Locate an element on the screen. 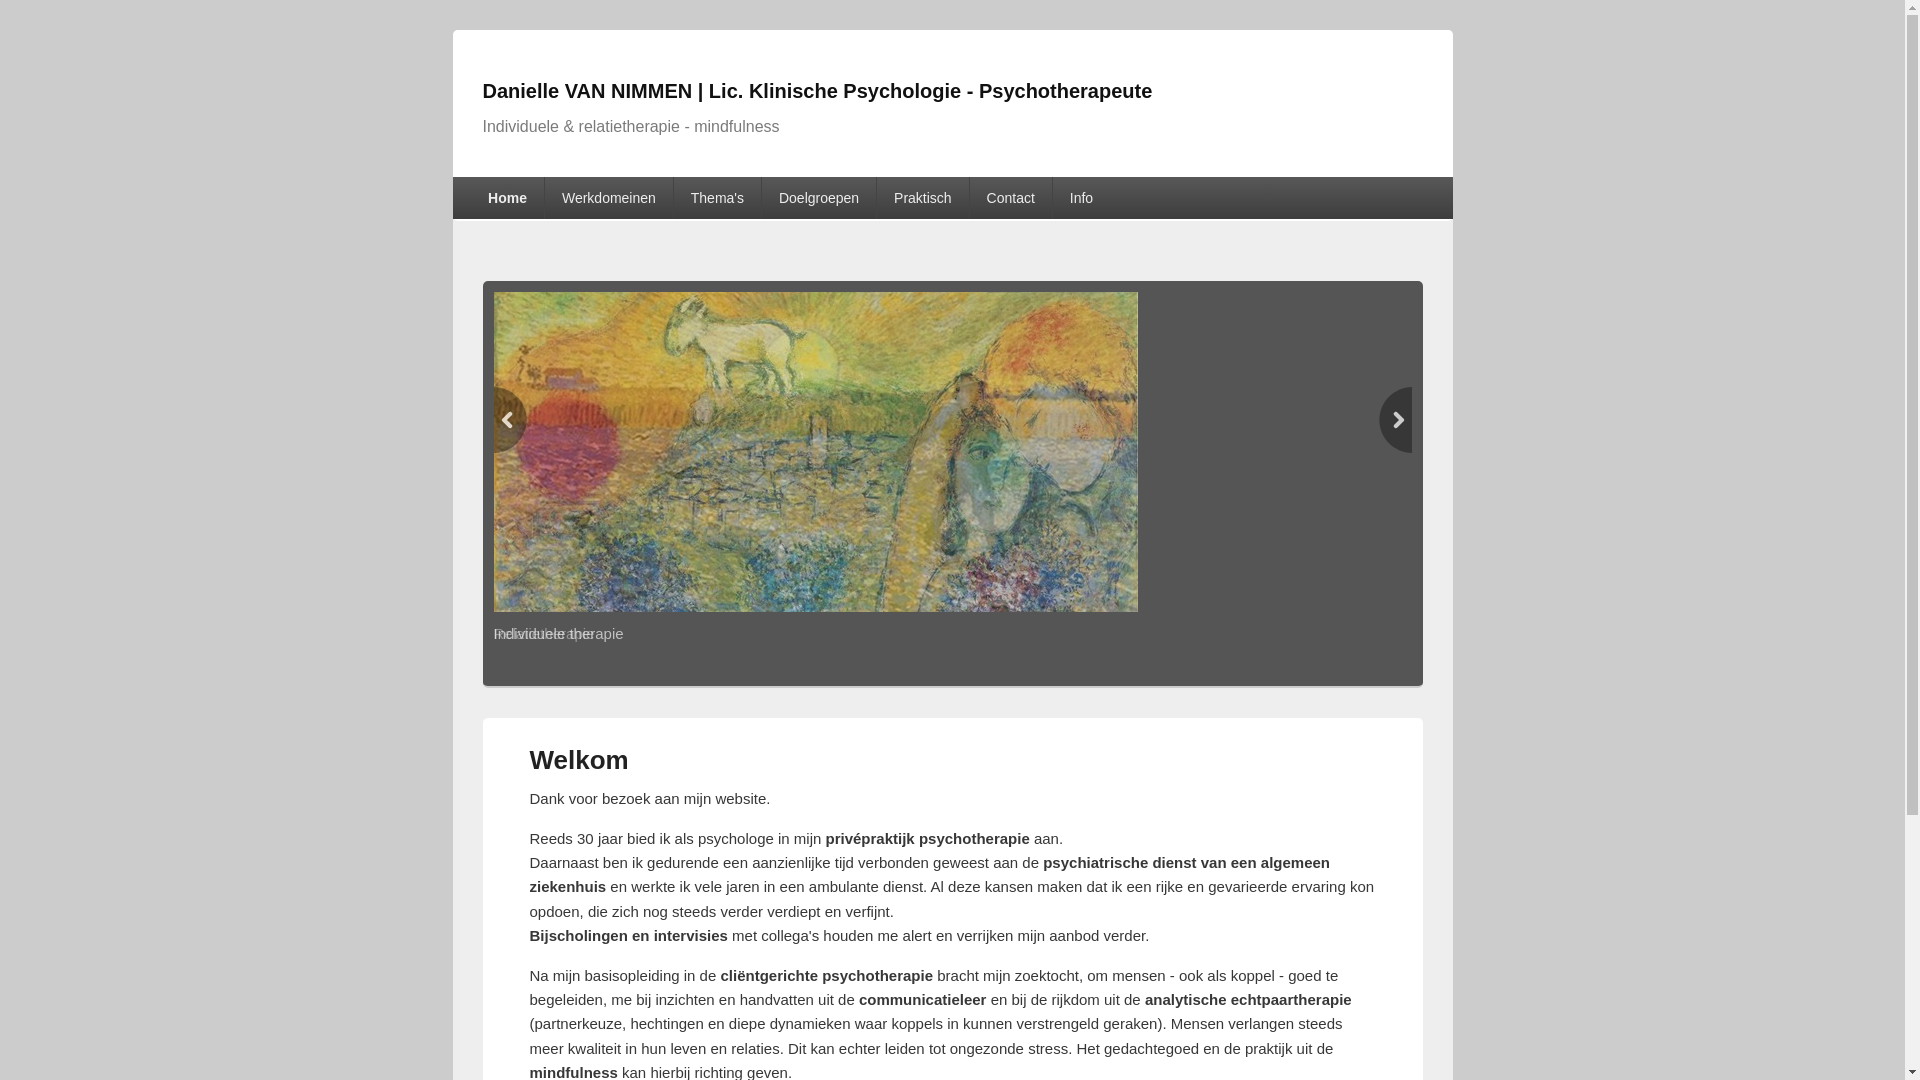 The width and height of the screenshot is (1920, 1080). 'Werkdomeinen' is located at coordinates (608, 197).